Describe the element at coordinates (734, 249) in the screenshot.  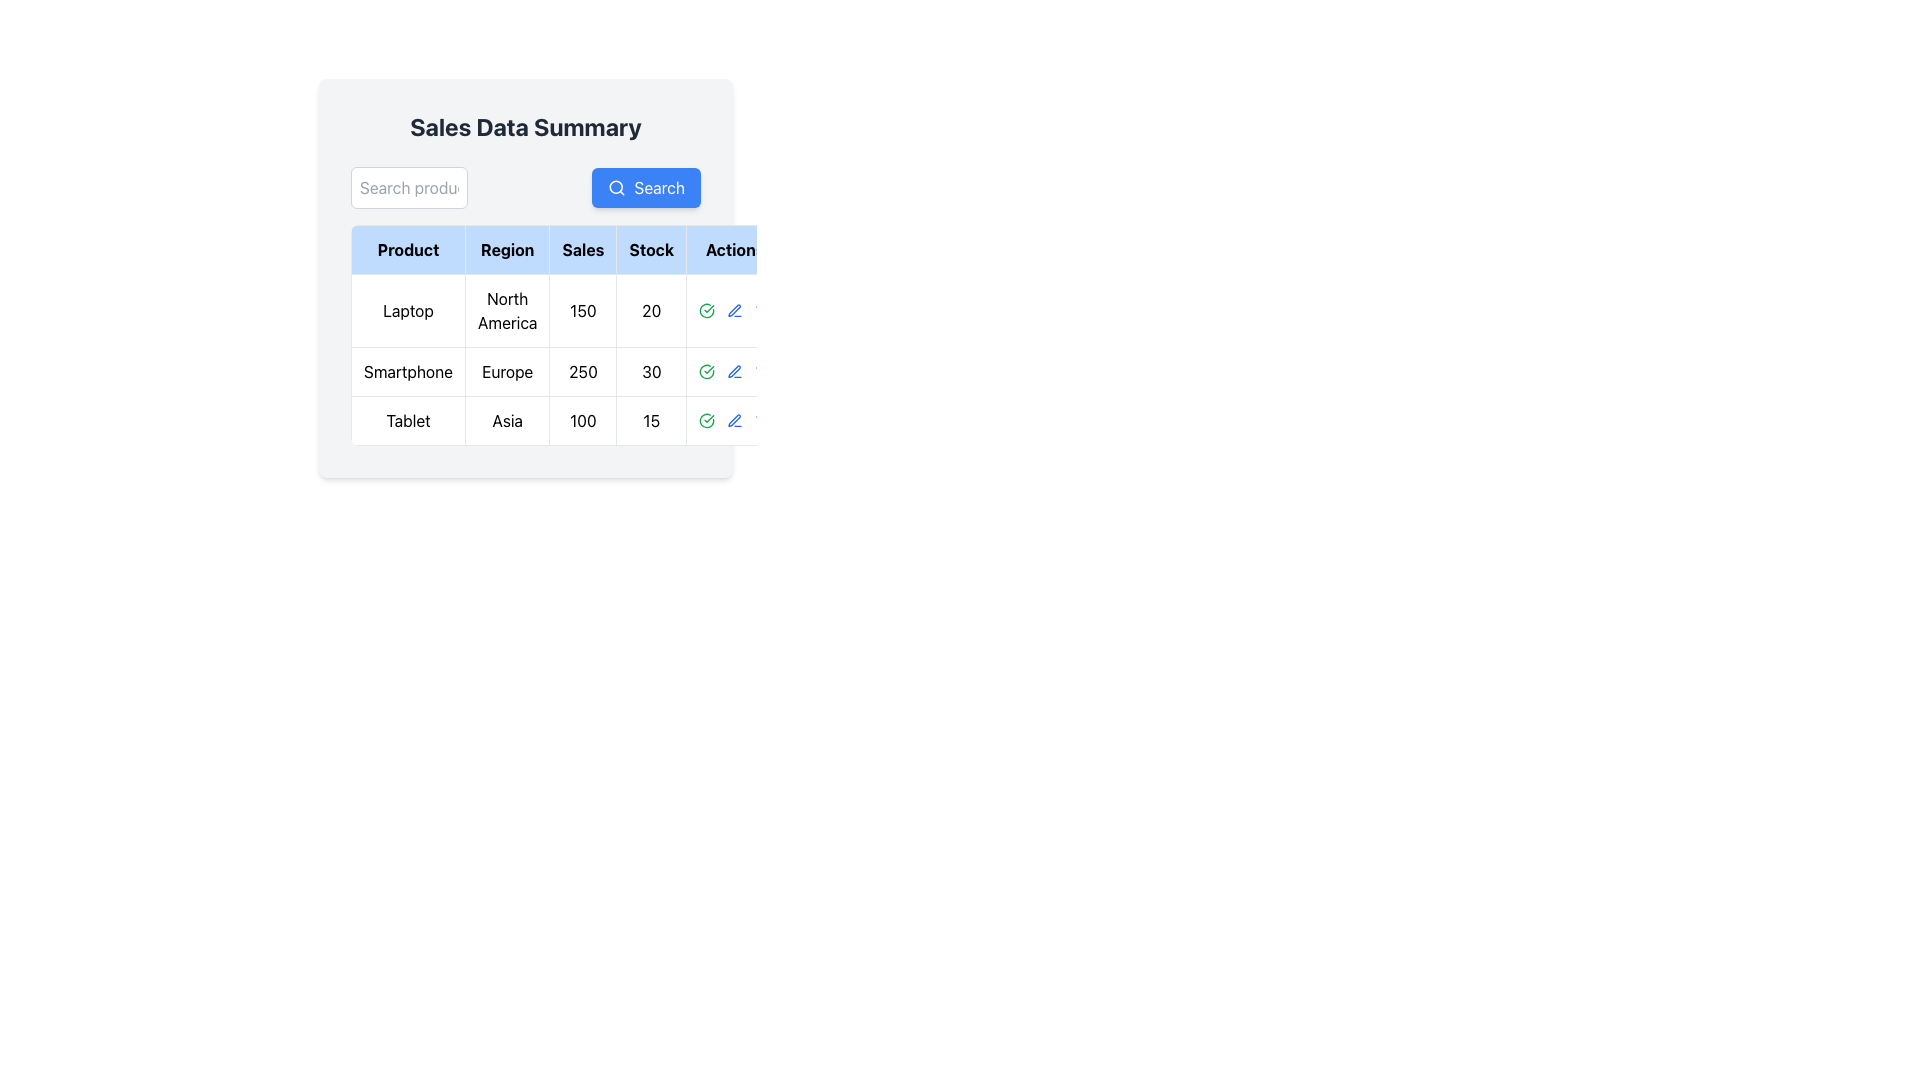
I see `text from the 'Actions' column header cell, which is the fifth header from the left in the table` at that location.